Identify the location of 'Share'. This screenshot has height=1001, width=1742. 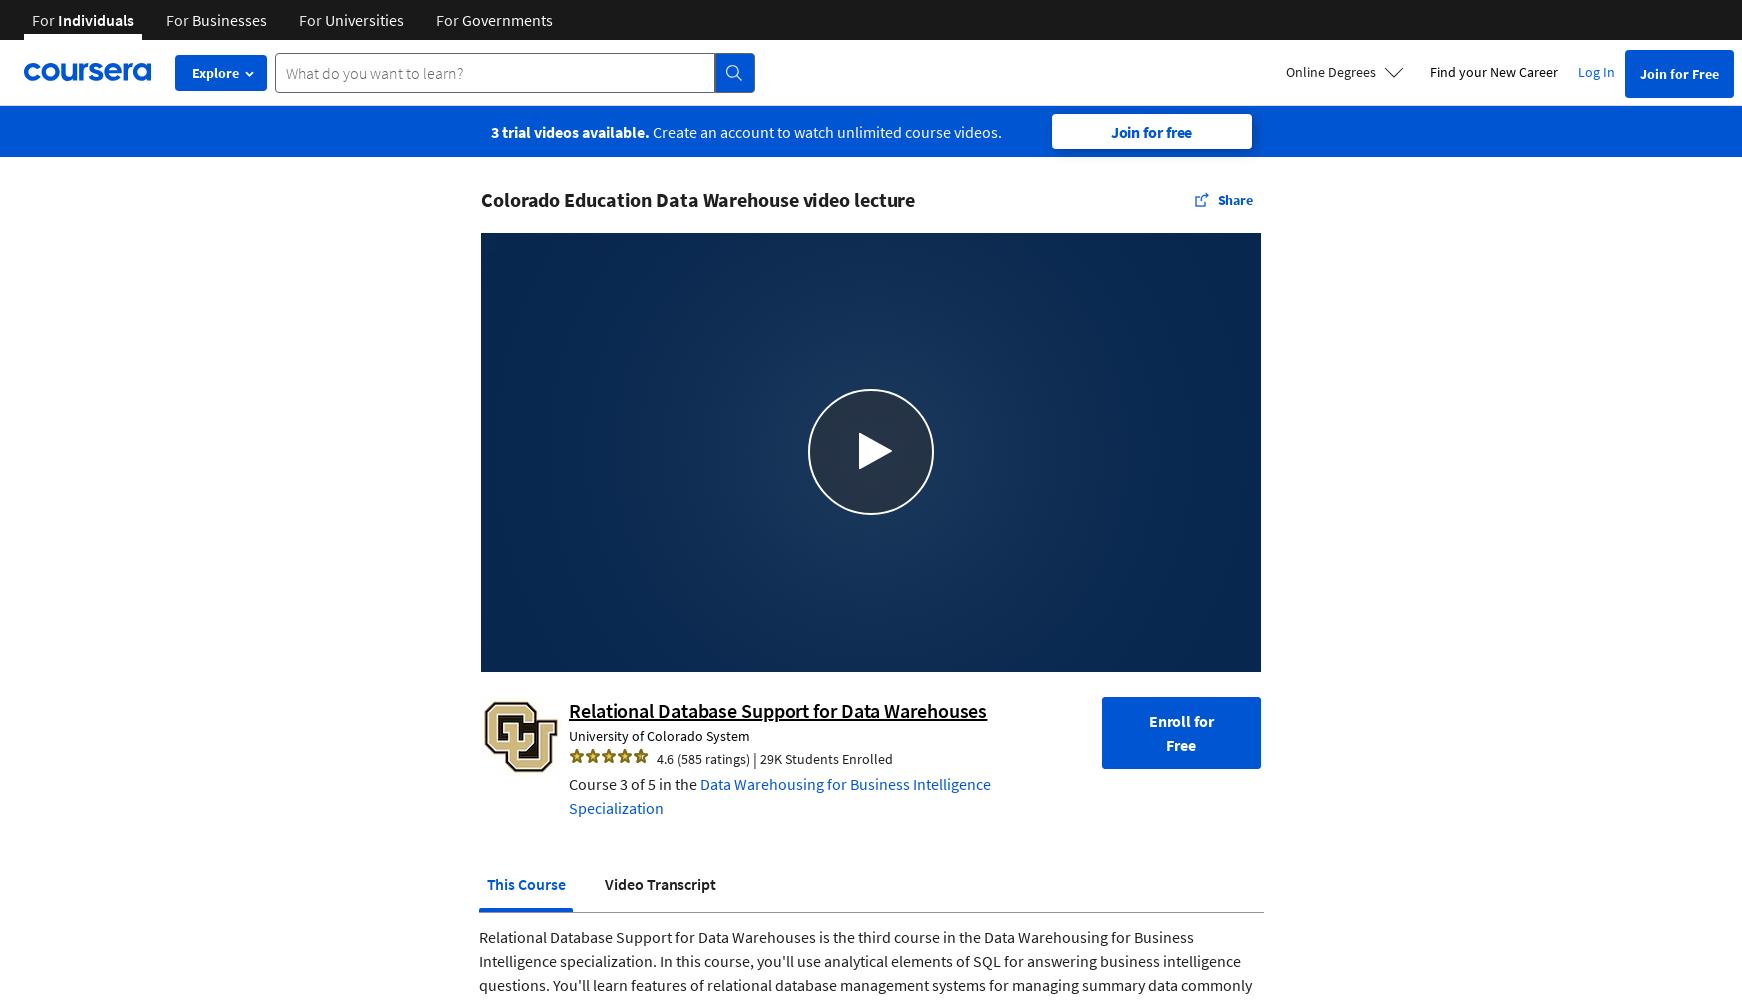
(1234, 199).